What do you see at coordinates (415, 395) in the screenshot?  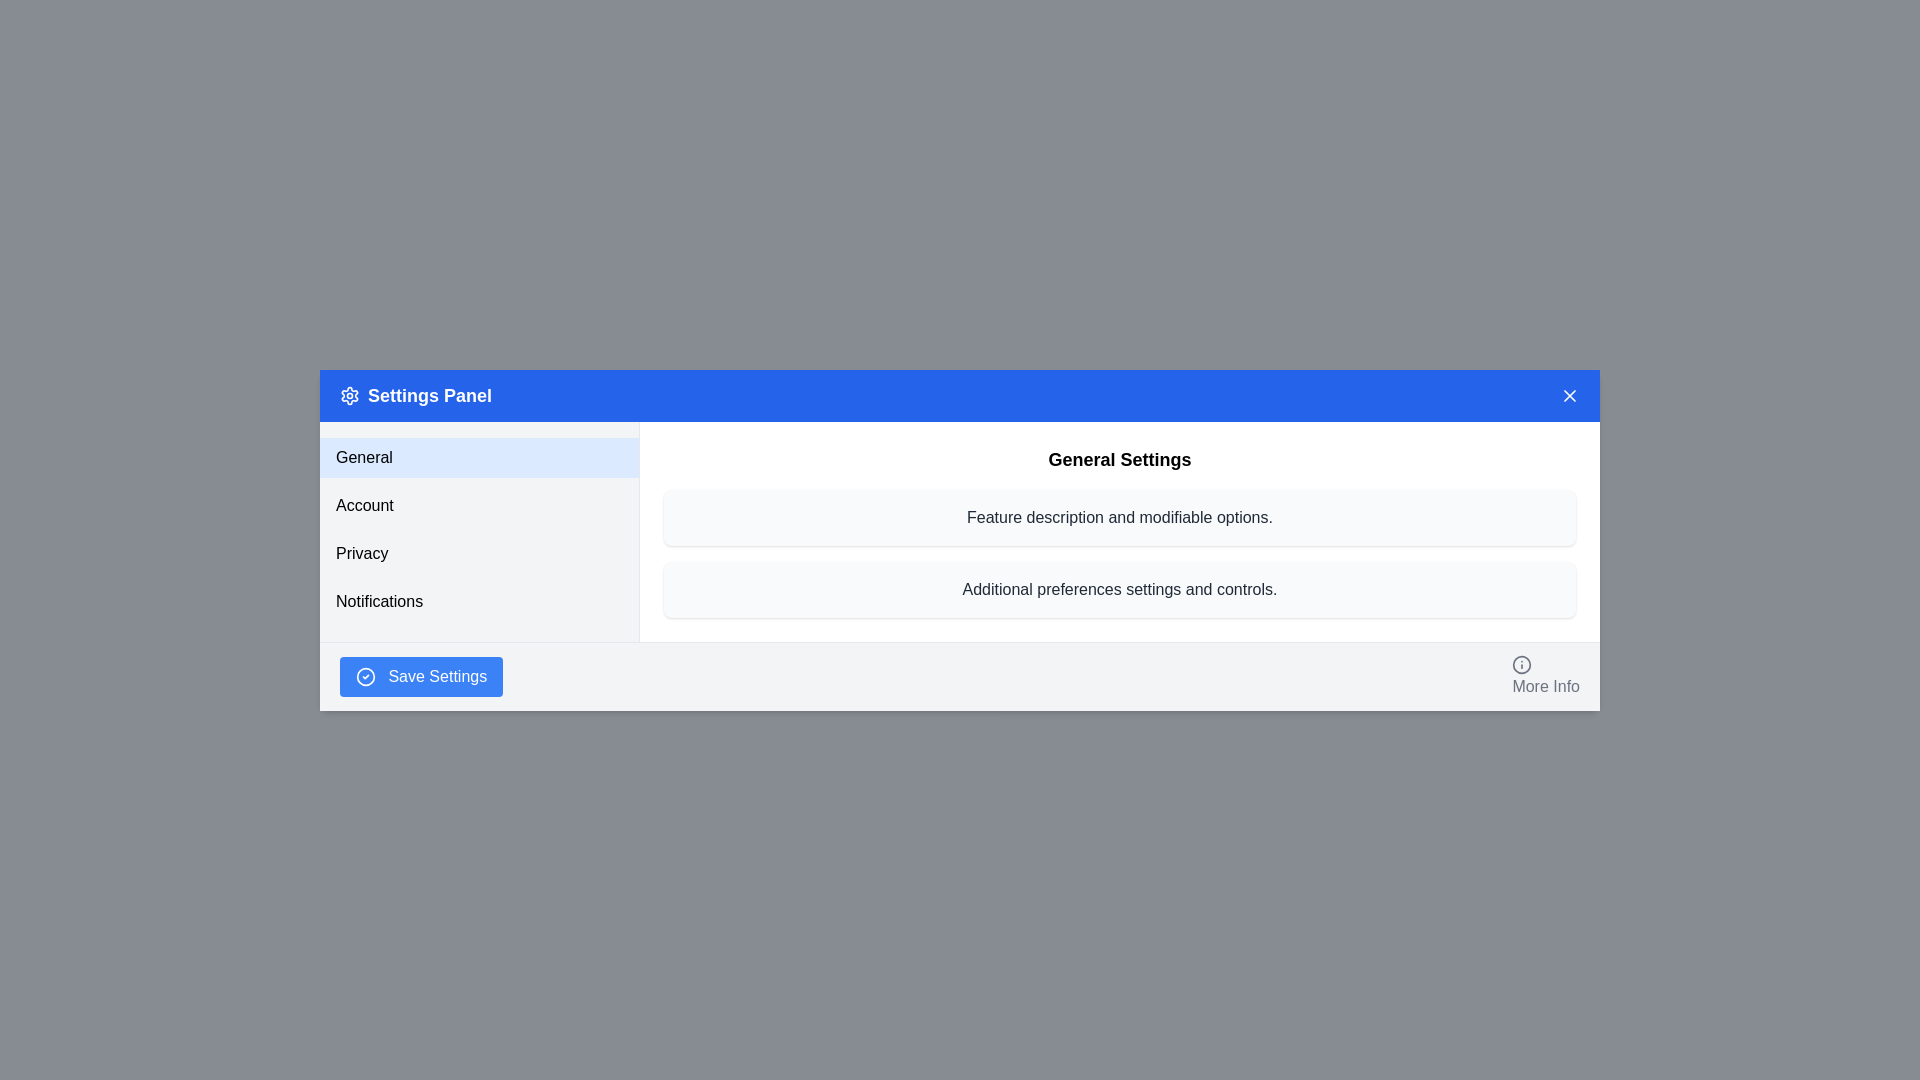 I see `the 'Settings Panel' text label with an embedded gear icon, located in the top-left portion of the blue header bar` at bounding box center [415, 395].